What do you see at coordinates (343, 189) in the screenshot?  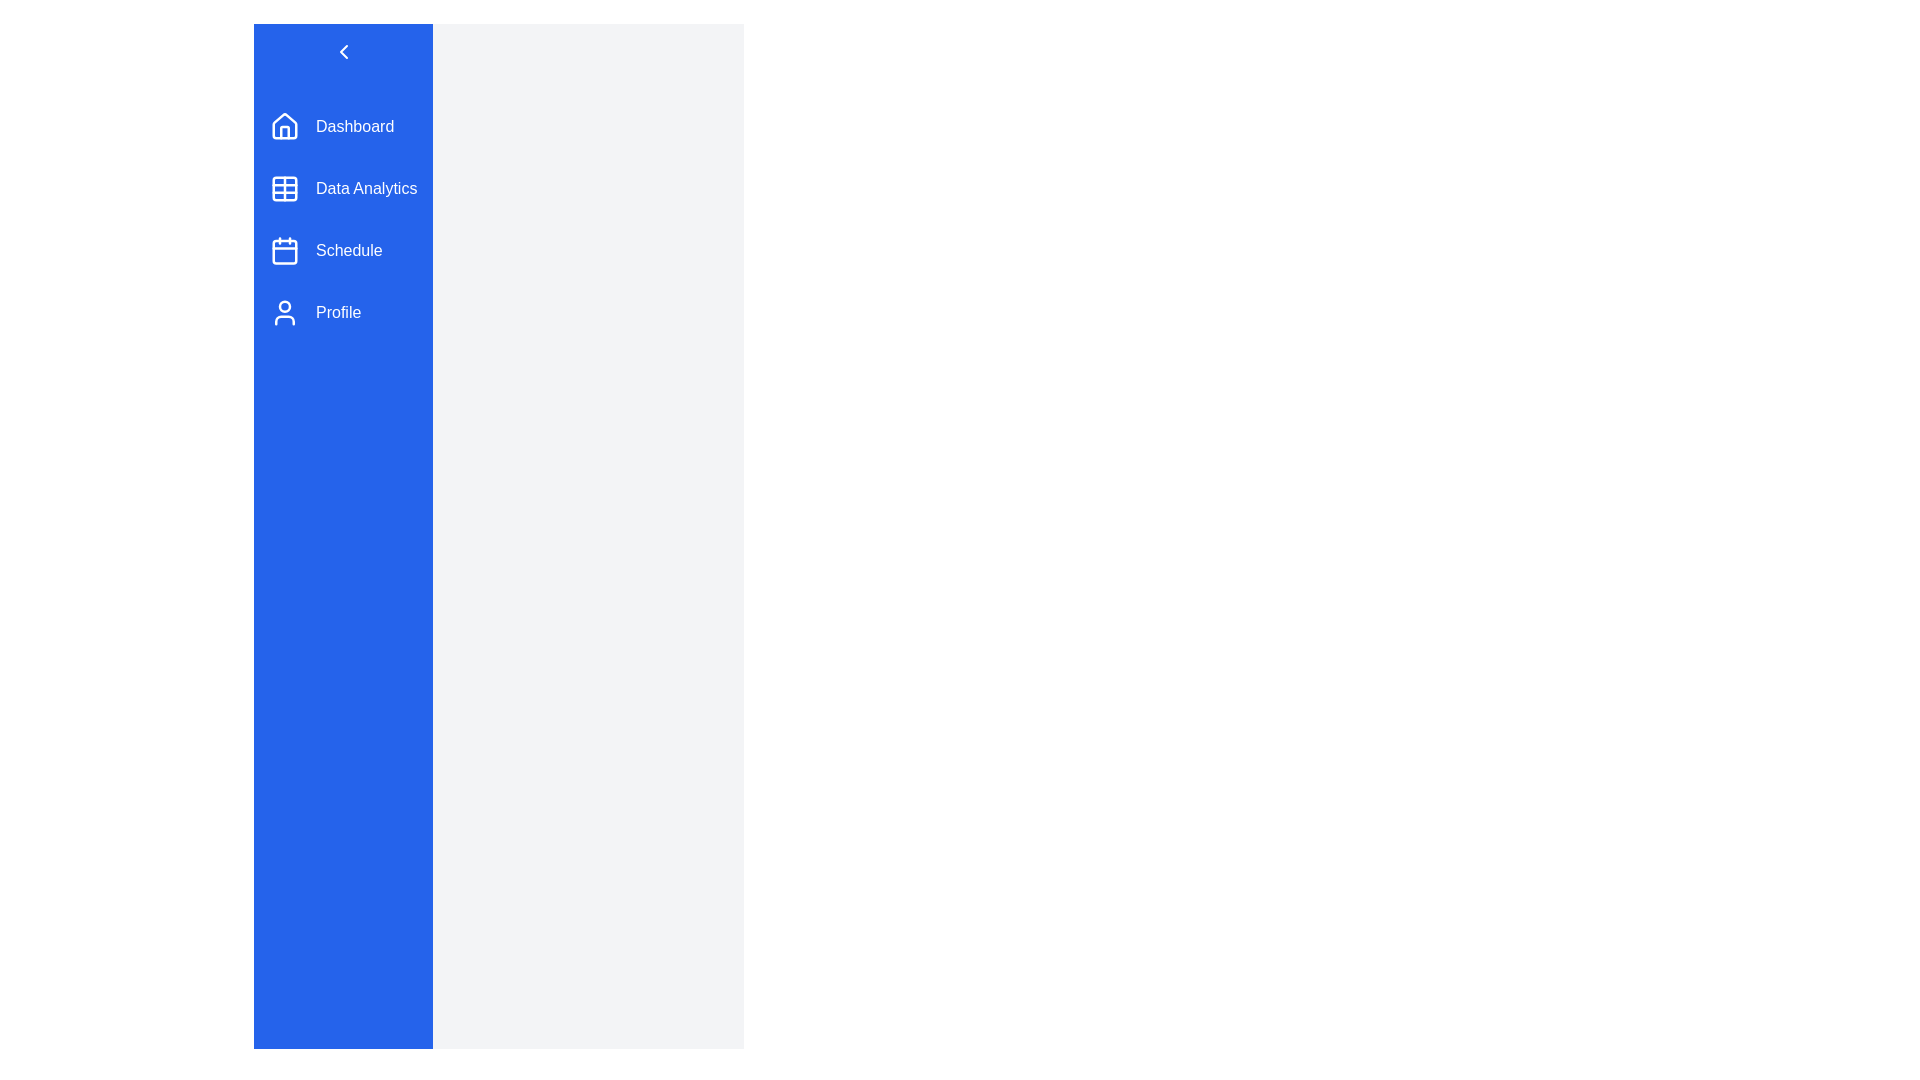 I see `the menu item labeled 'Data Analytics' to trigger its hover effect` at bounding box center [343, 189].